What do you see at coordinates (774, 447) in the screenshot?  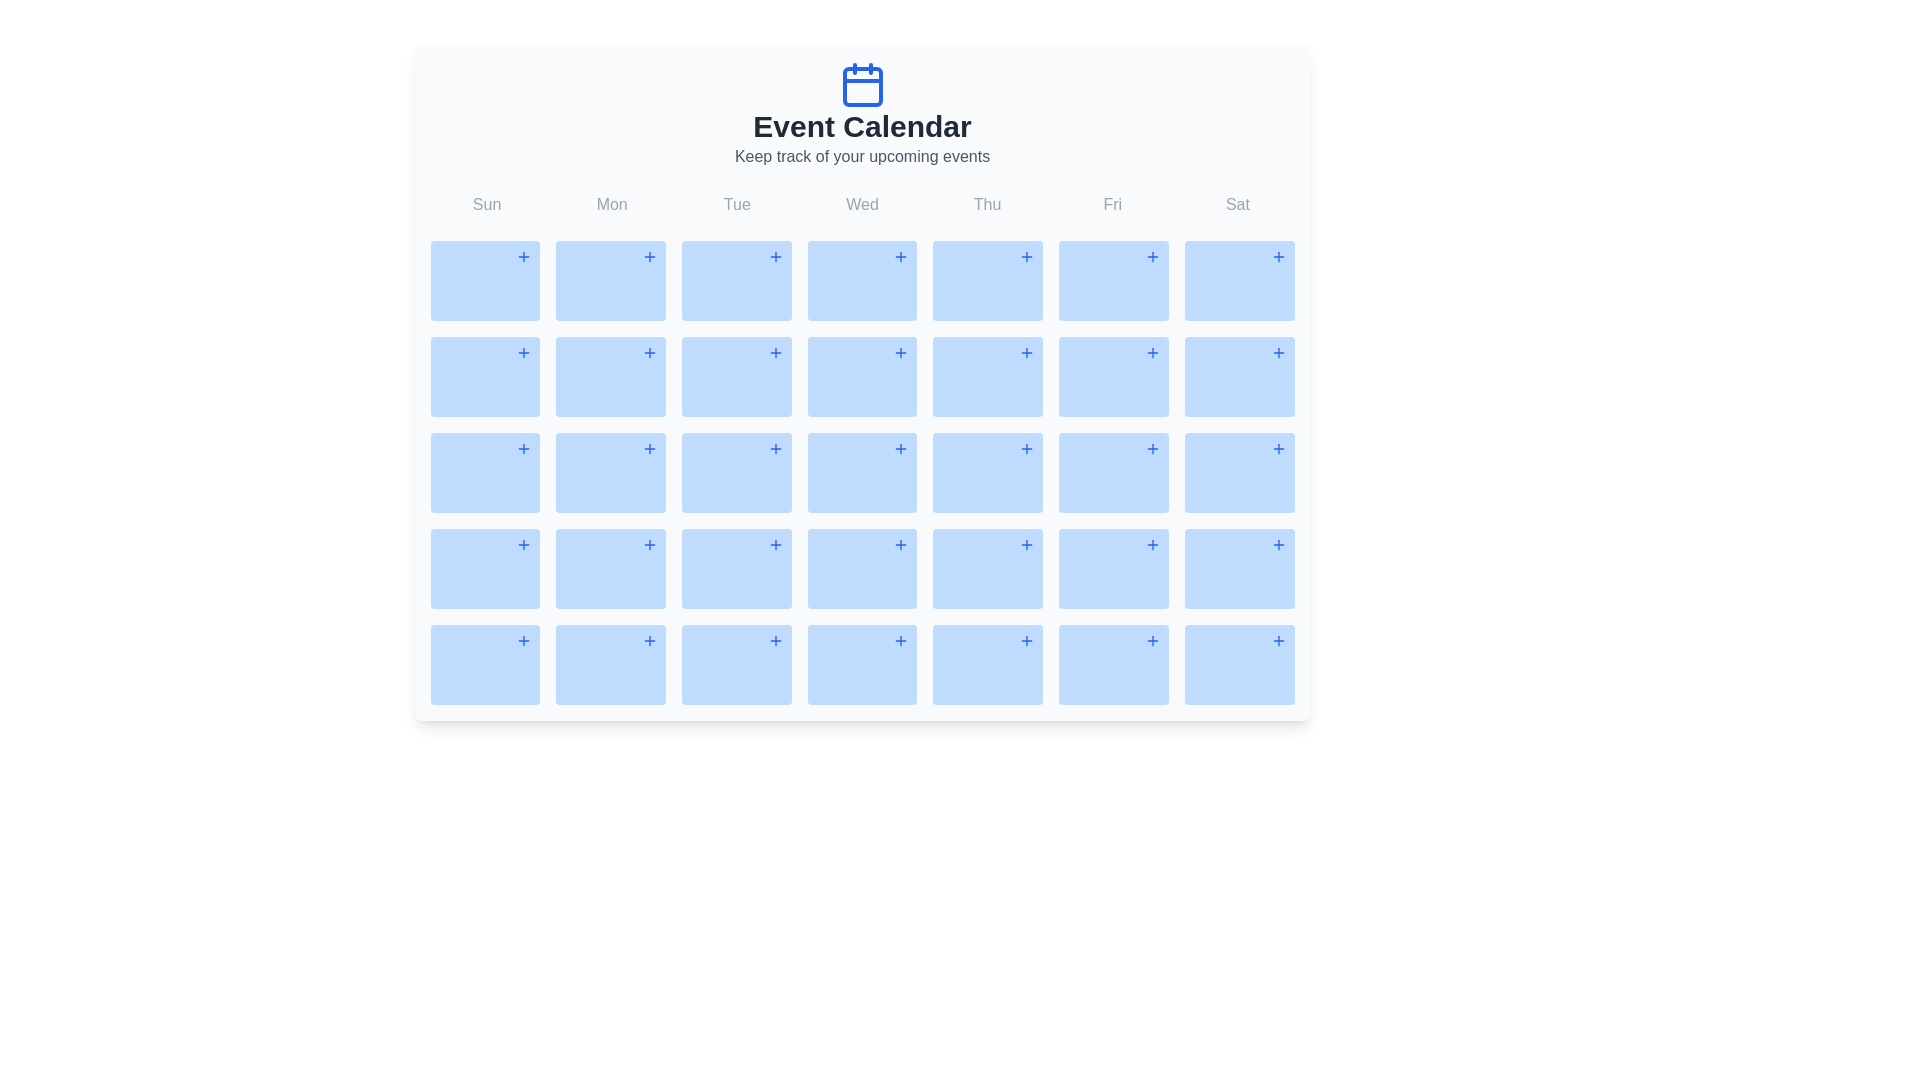 I see `the small blue plus sign button located in the top-right corner of the light blue rectangular button in the Tuesday column of the fourth row in the calendar grid` at bounding box center [774, 447].